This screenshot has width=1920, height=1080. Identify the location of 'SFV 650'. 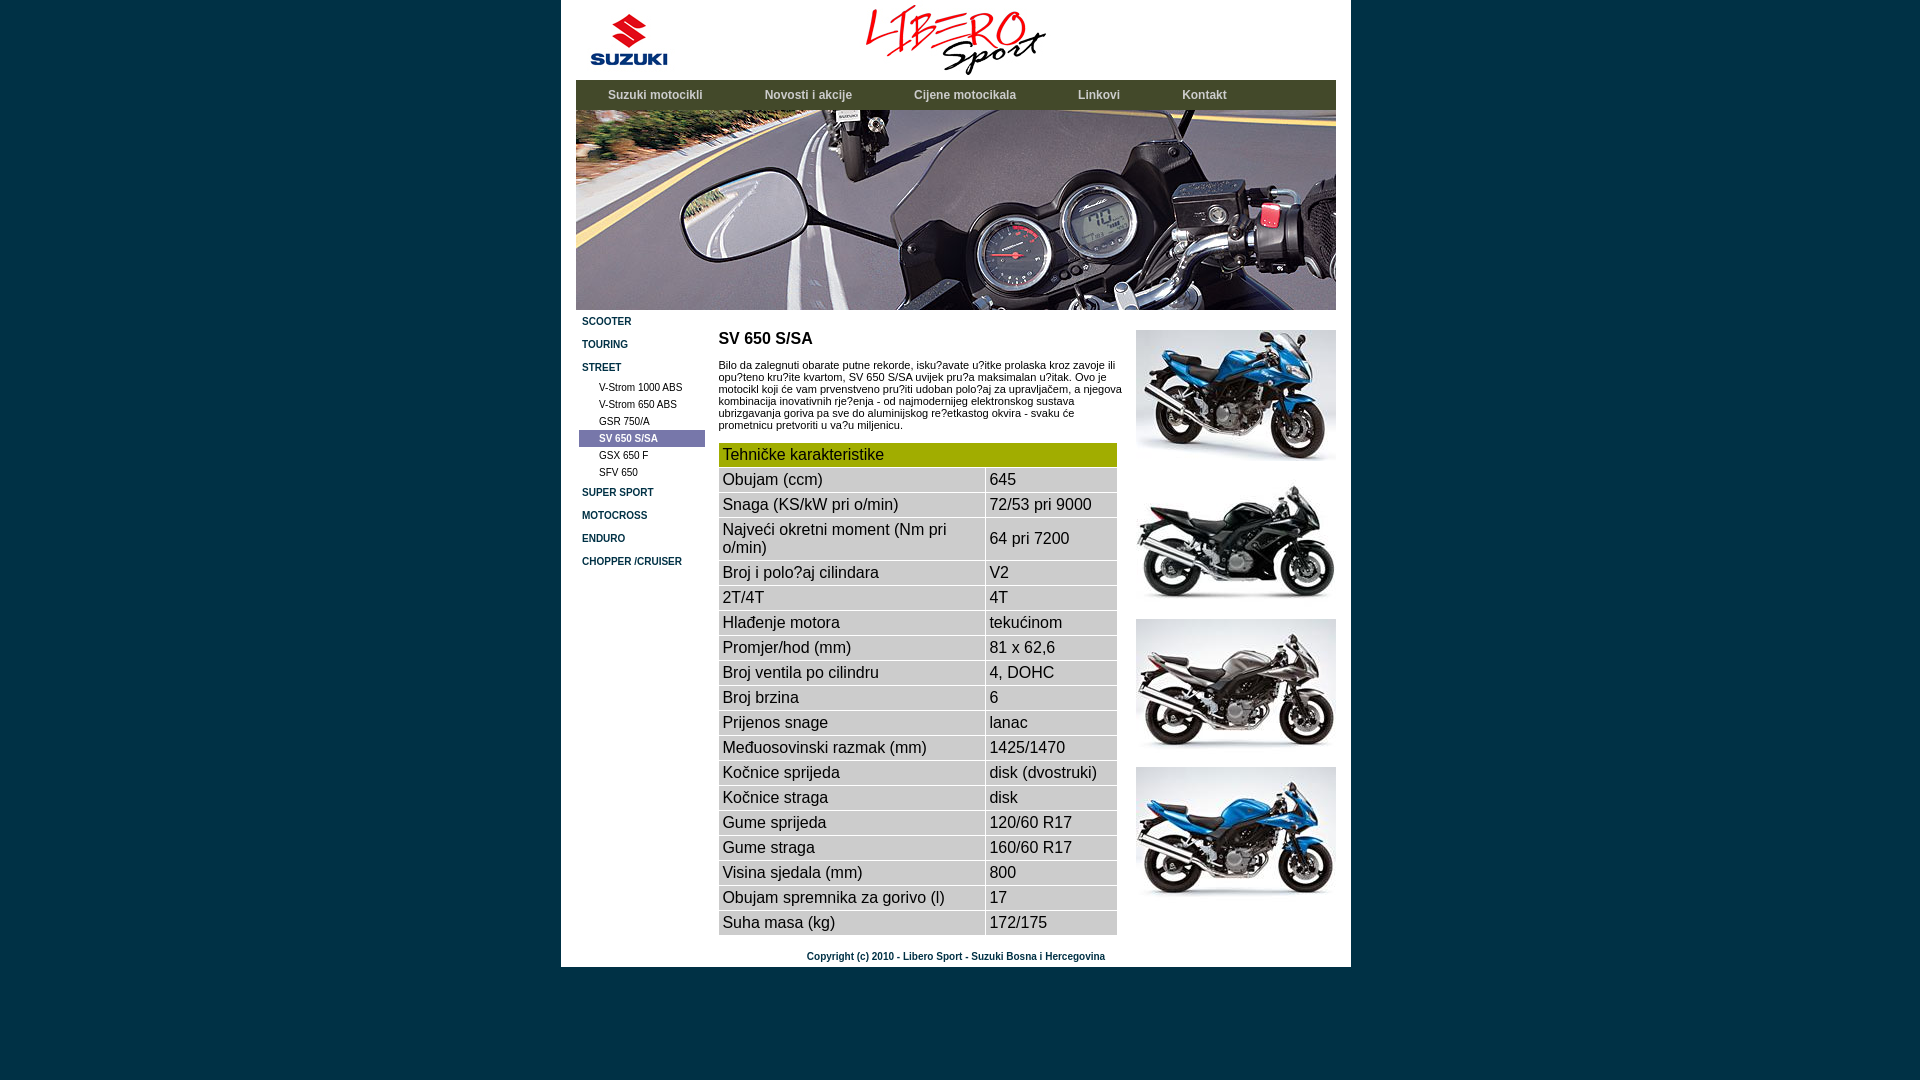
(642, 472).